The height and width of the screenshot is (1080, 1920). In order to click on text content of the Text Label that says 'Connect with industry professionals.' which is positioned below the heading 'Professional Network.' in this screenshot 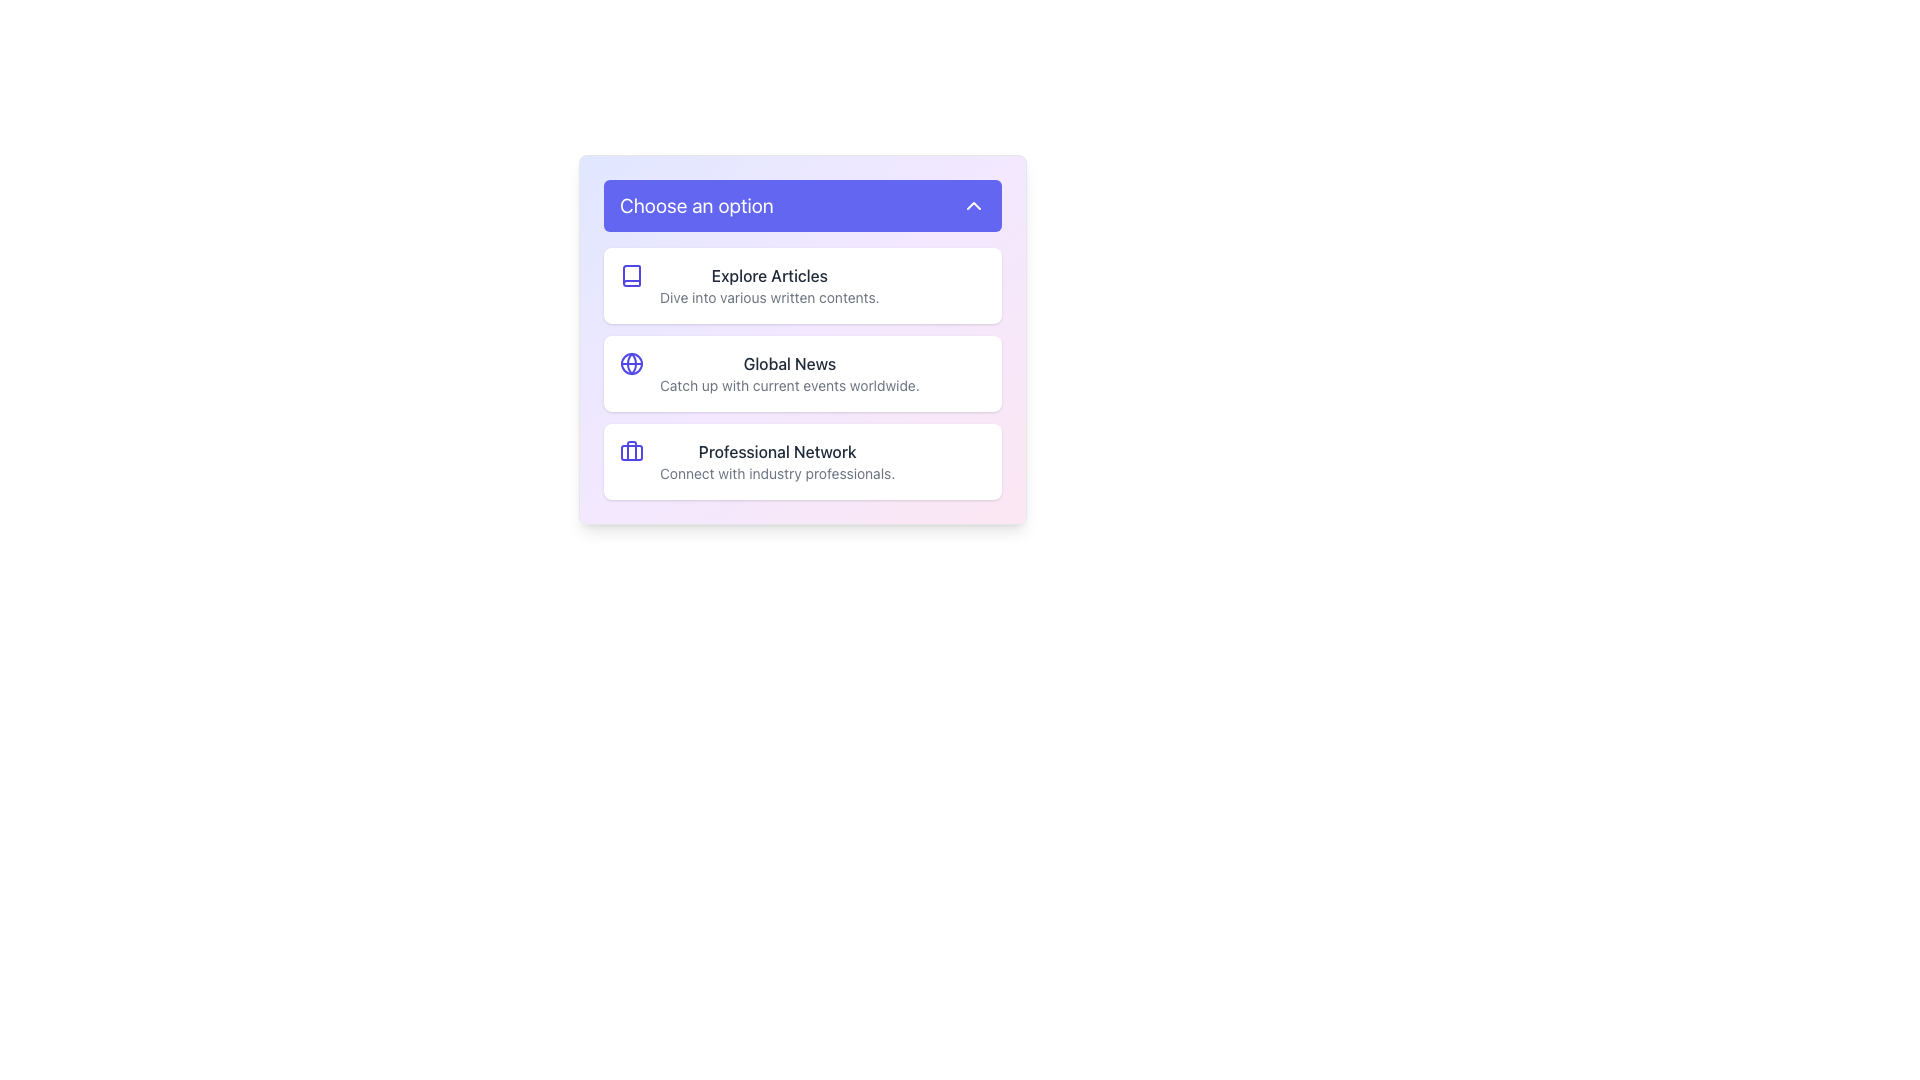, I will do `click(776, 474)`.